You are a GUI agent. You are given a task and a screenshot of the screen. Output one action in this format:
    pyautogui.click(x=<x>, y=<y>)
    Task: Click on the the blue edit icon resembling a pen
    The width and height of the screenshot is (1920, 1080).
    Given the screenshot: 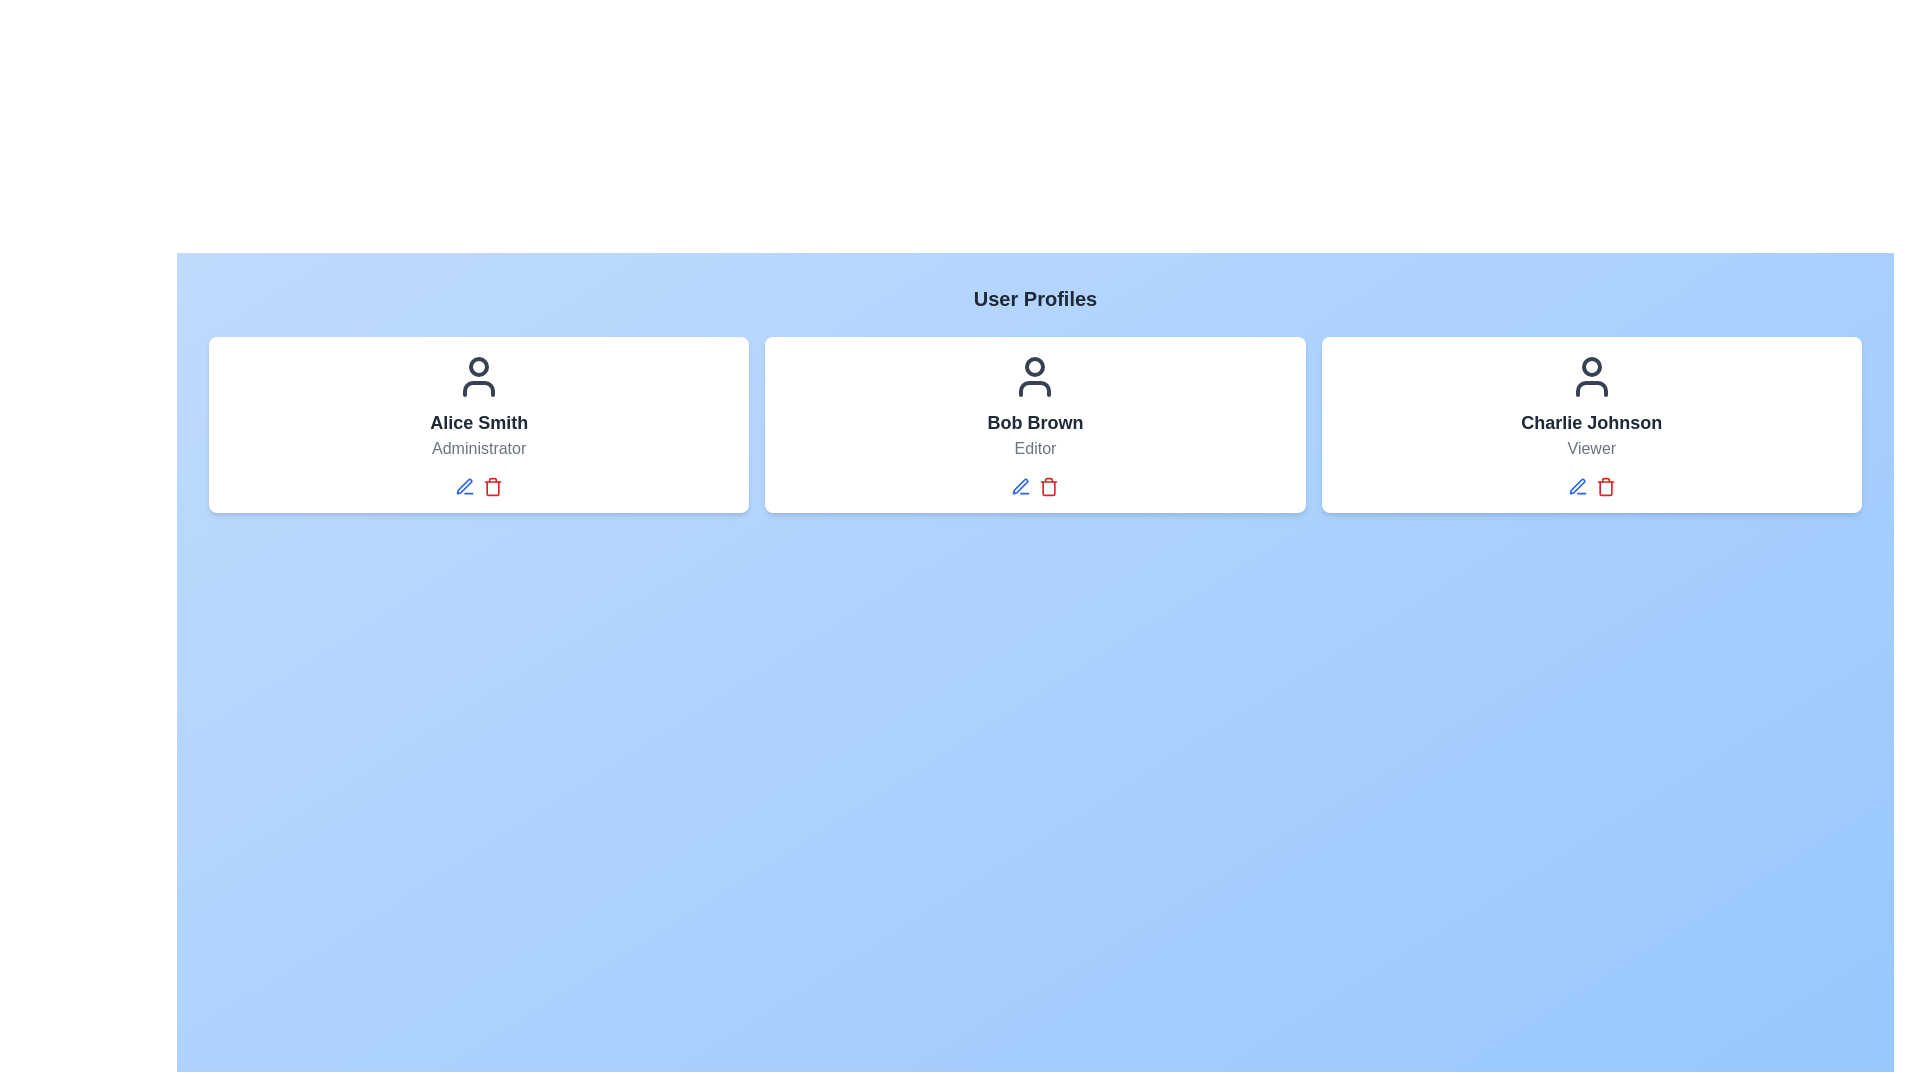 What is the action you would take?
    pyautogui.click(x=1021, y=486)
    